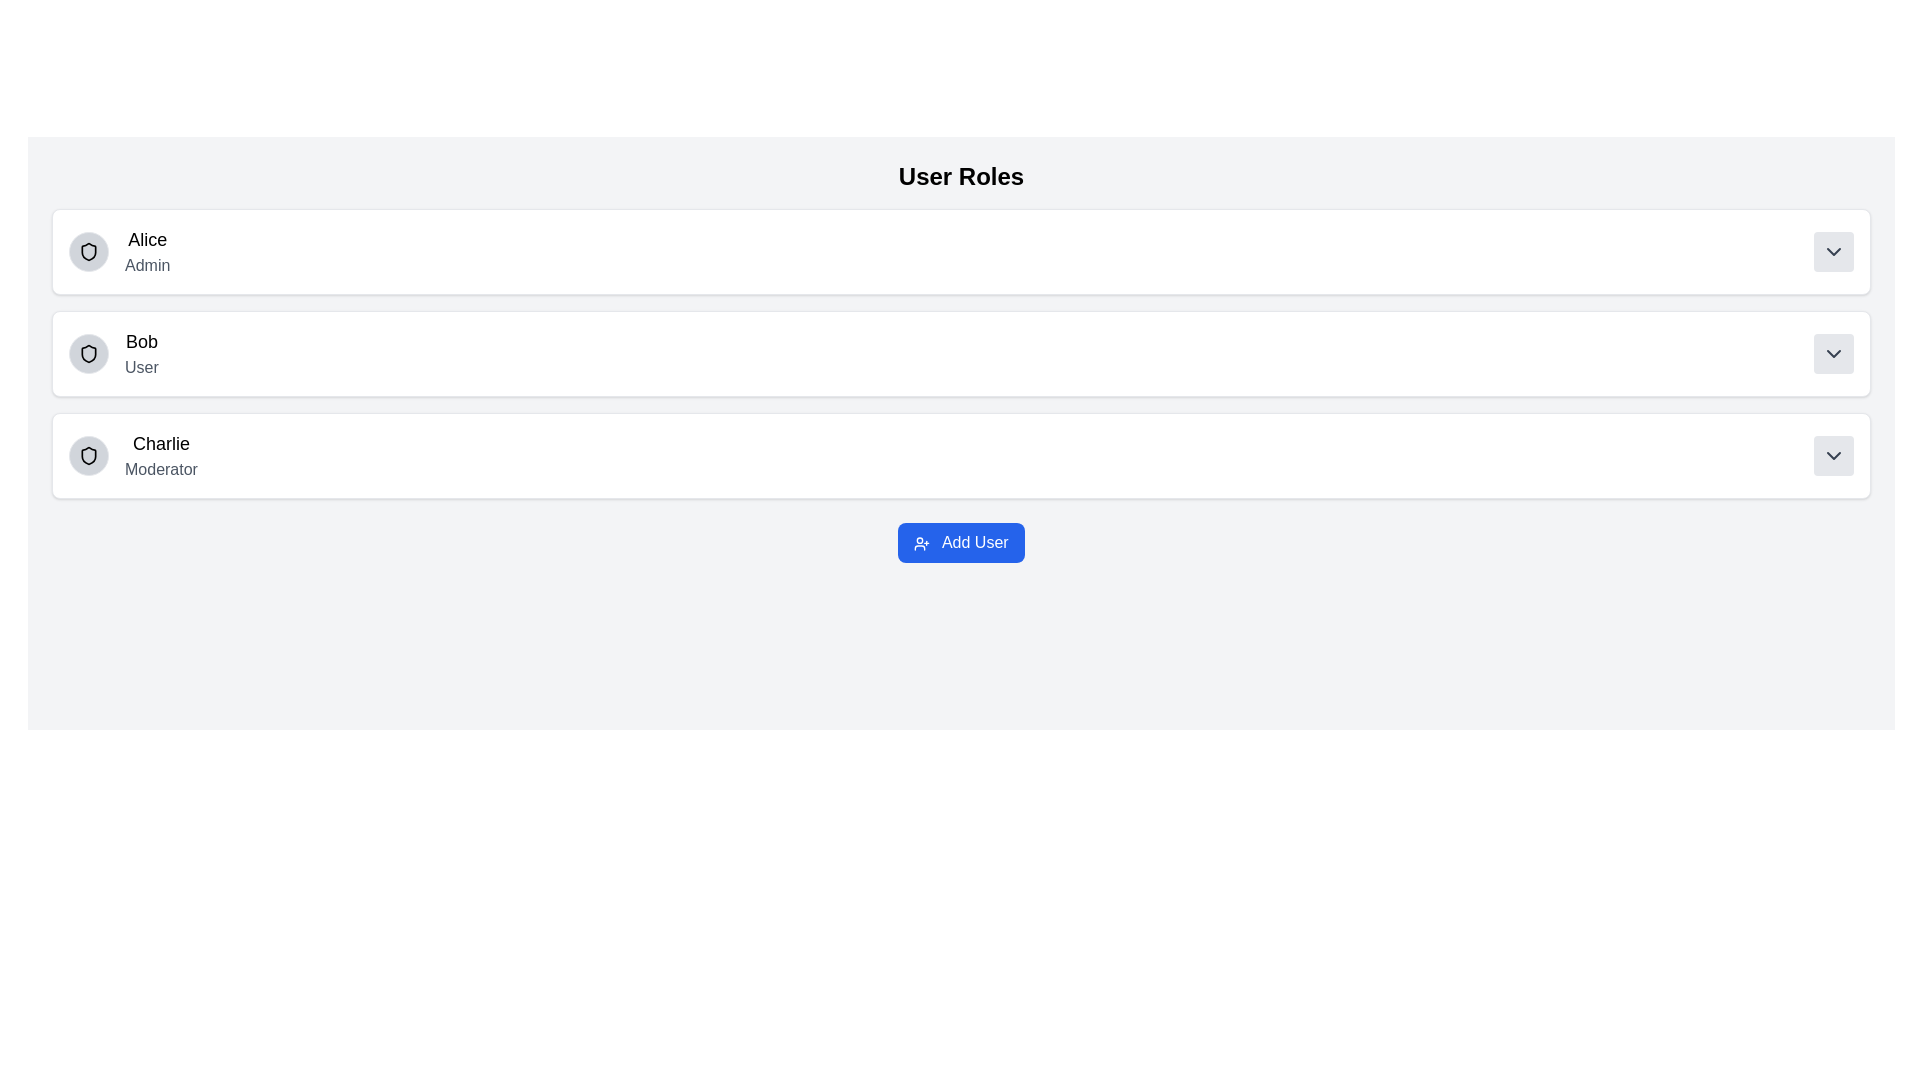 Image resolution: width=1920 pixels, height=1080 pixels. What do you see at coordinates (140, 367) in the screenshot?
I see `the static text label that describes the role associated with the user 'Bob', located beneath the title 'User Roles' in the second user block` at bounding box center [140, 367].